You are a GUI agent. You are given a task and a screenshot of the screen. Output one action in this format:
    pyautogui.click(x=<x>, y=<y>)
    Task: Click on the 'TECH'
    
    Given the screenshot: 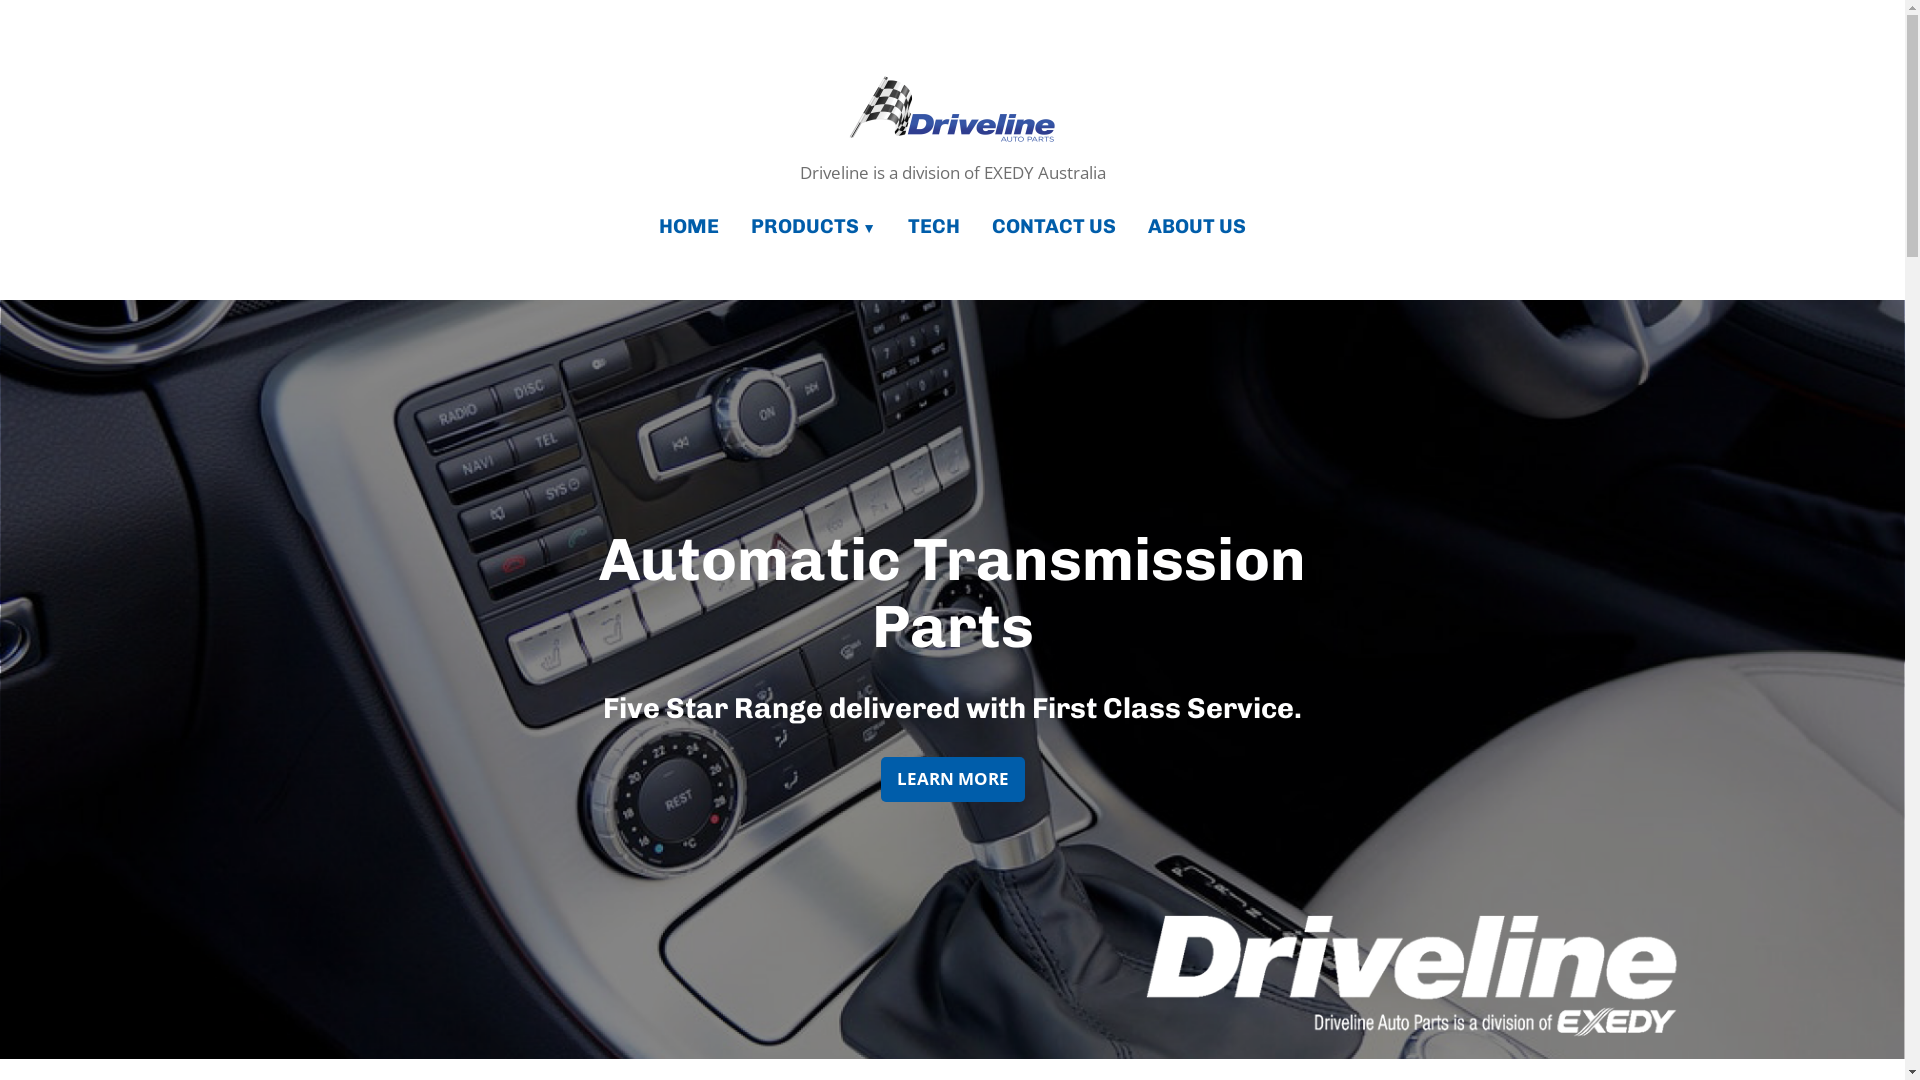 What is the action you would take?
    pyautogui.click(x=933, y=226)
    